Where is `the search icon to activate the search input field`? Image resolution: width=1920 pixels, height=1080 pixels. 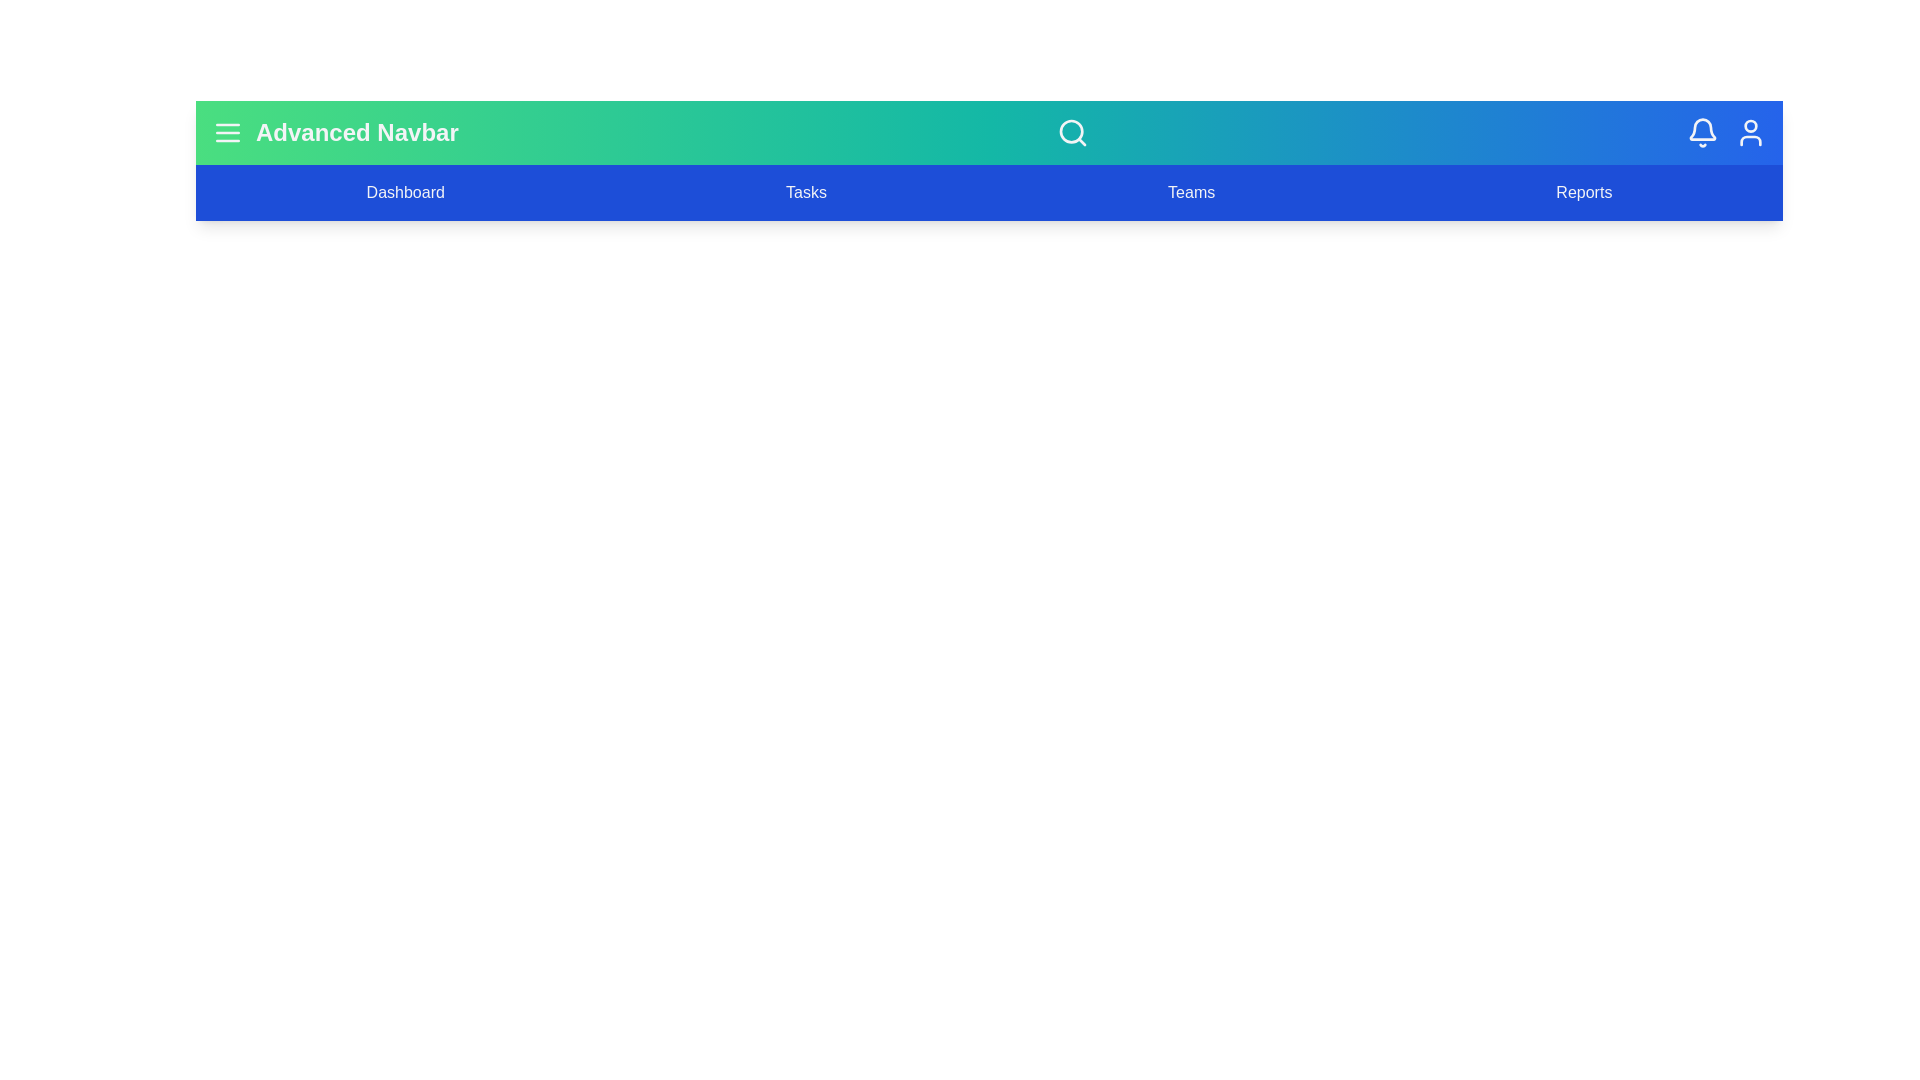 the search icon to activate the search input field is located at coordinates (1071, 132).